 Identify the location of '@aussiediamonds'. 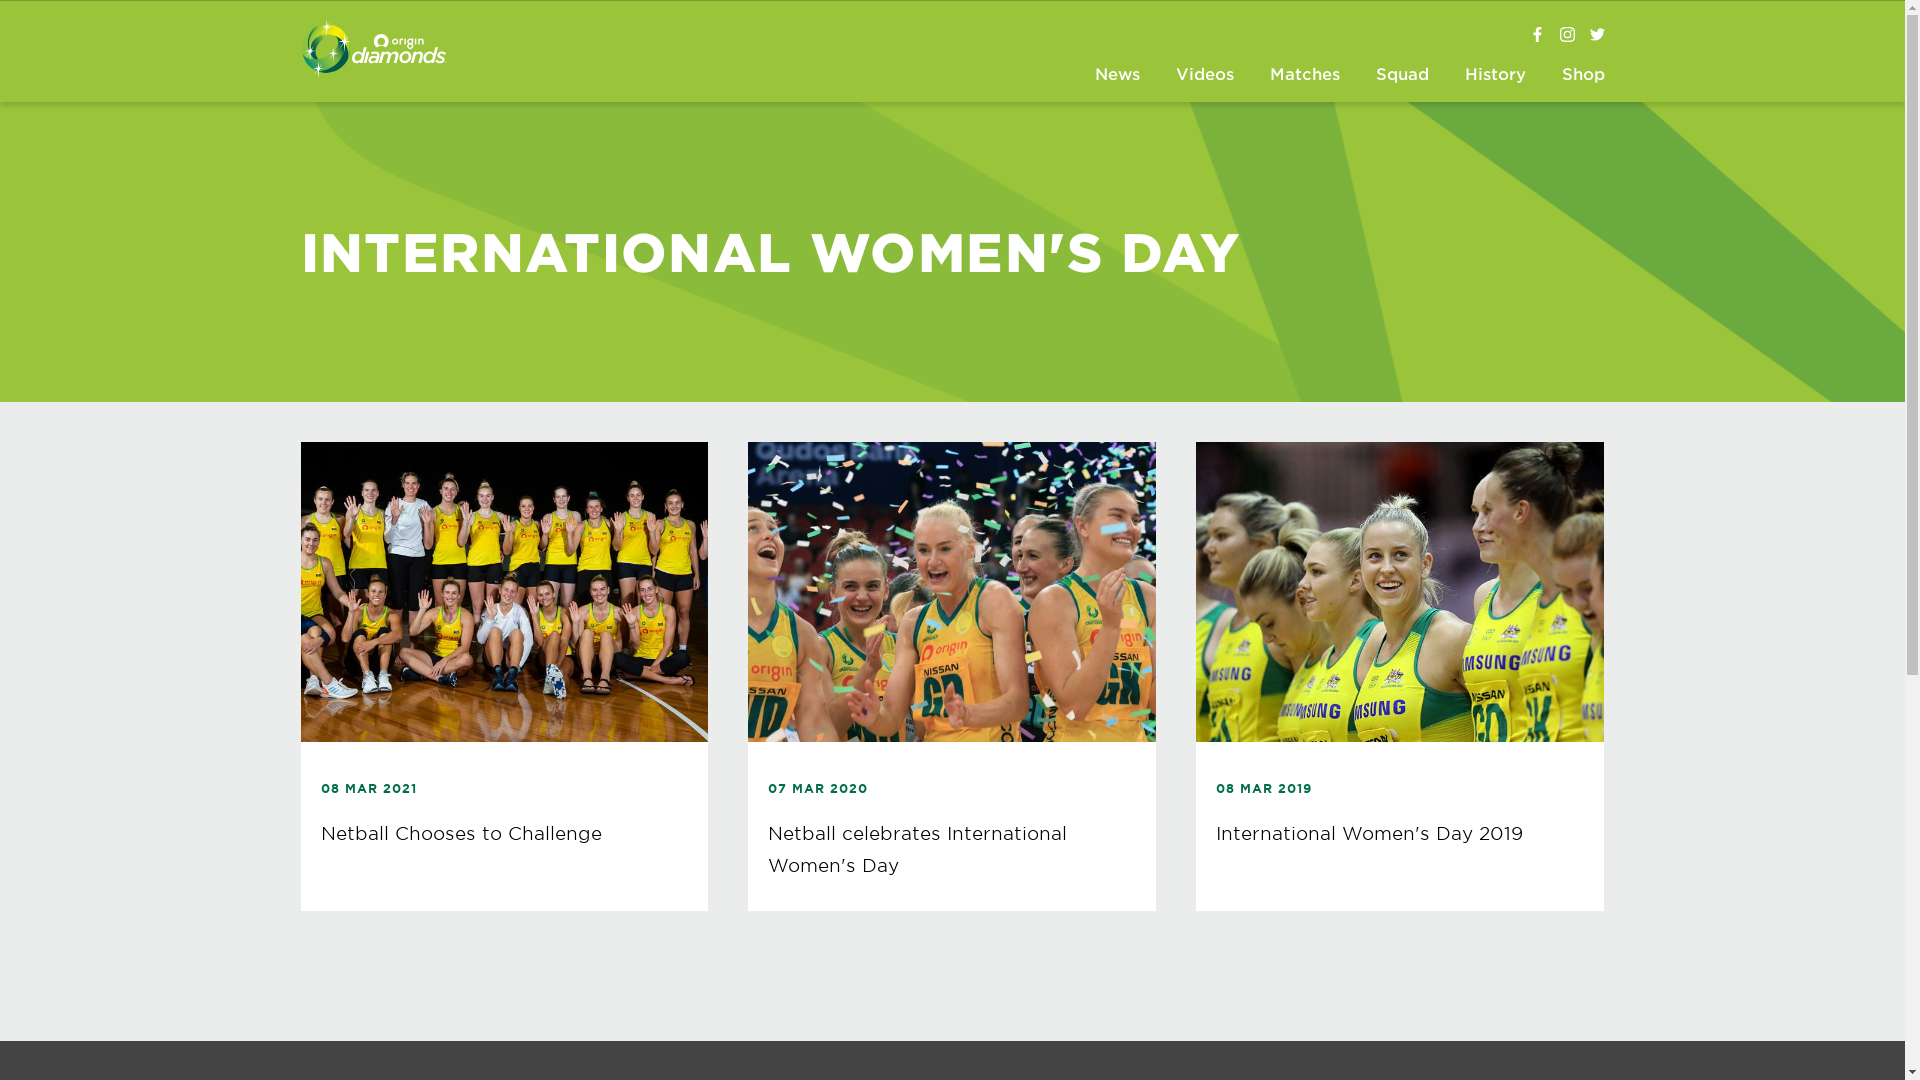
(1559, 34).